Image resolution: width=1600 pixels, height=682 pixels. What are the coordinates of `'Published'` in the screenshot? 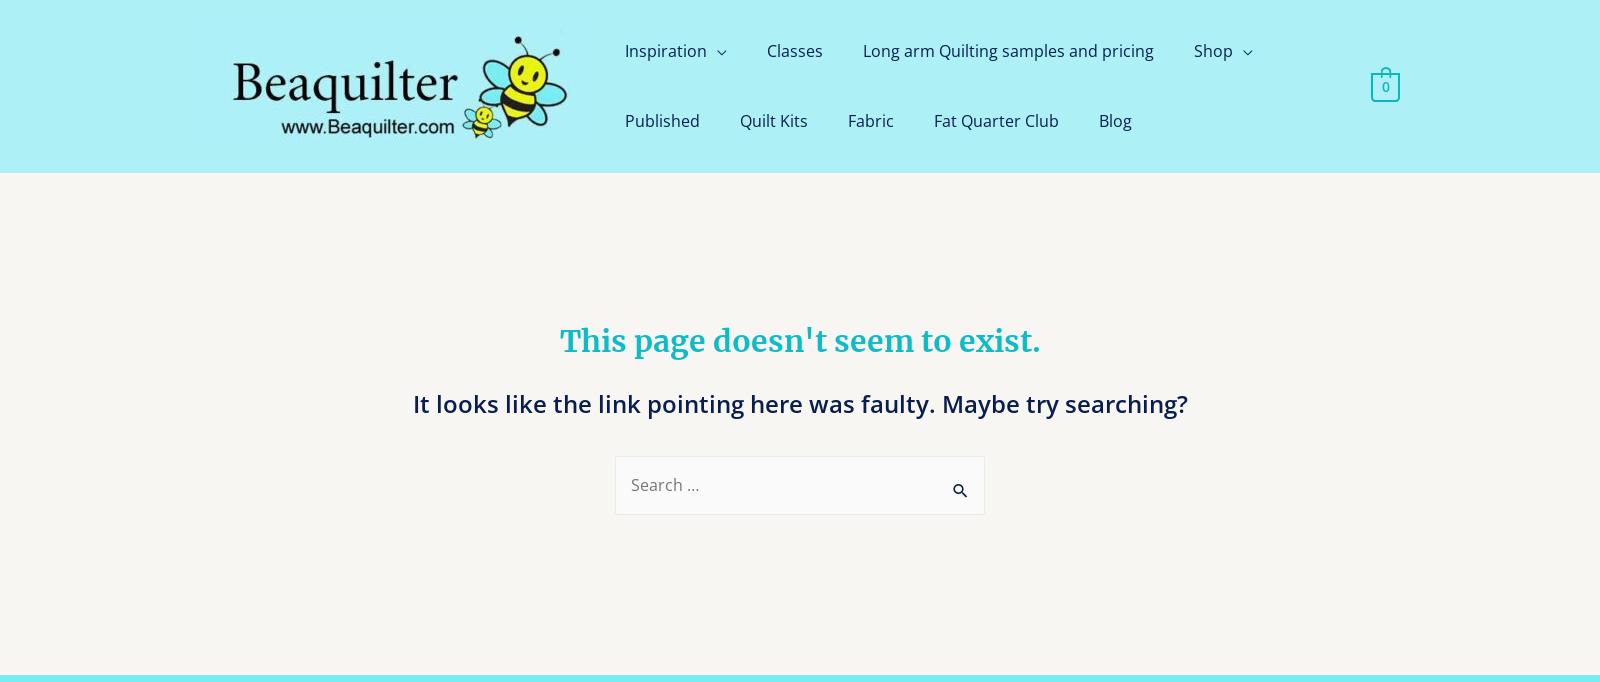 It's located at (624, 120).